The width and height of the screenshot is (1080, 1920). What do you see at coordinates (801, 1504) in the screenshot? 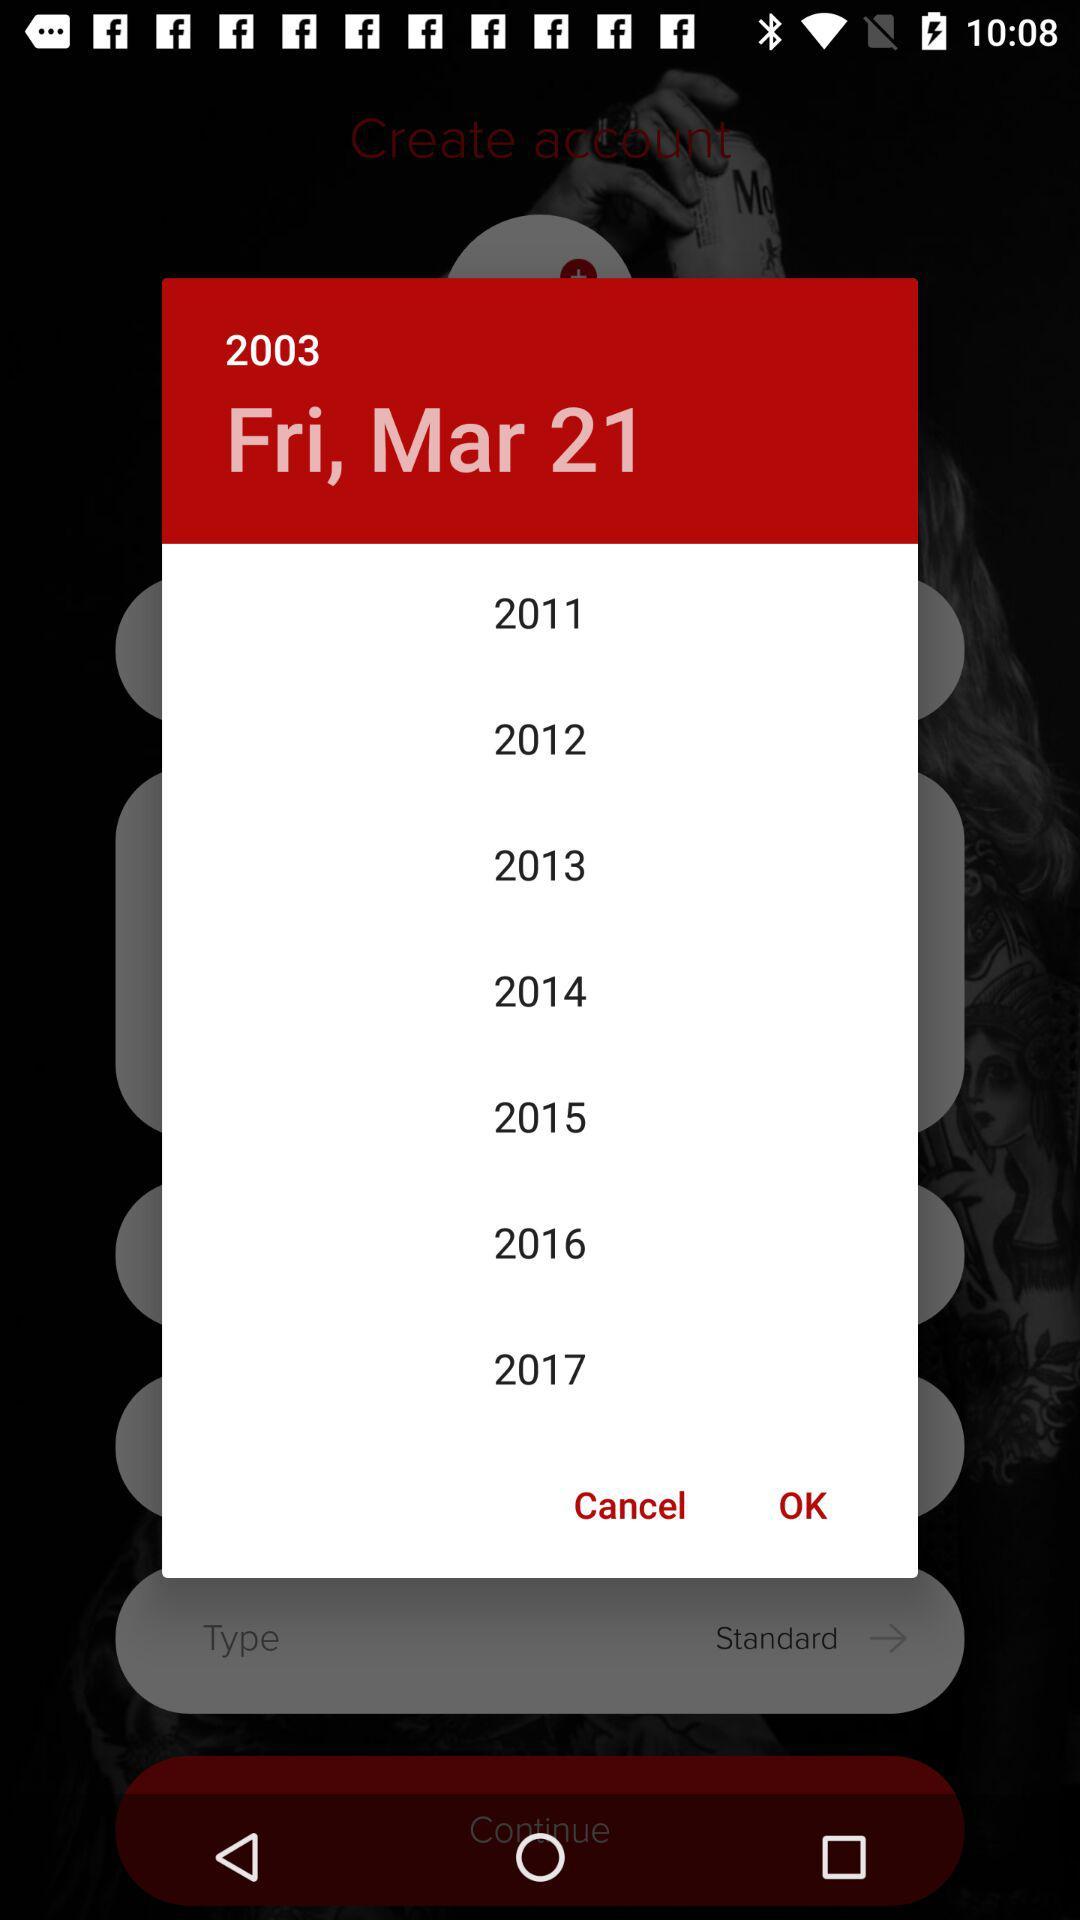
I see `the item below the 2017 item` at bounding box center [801, 1504].